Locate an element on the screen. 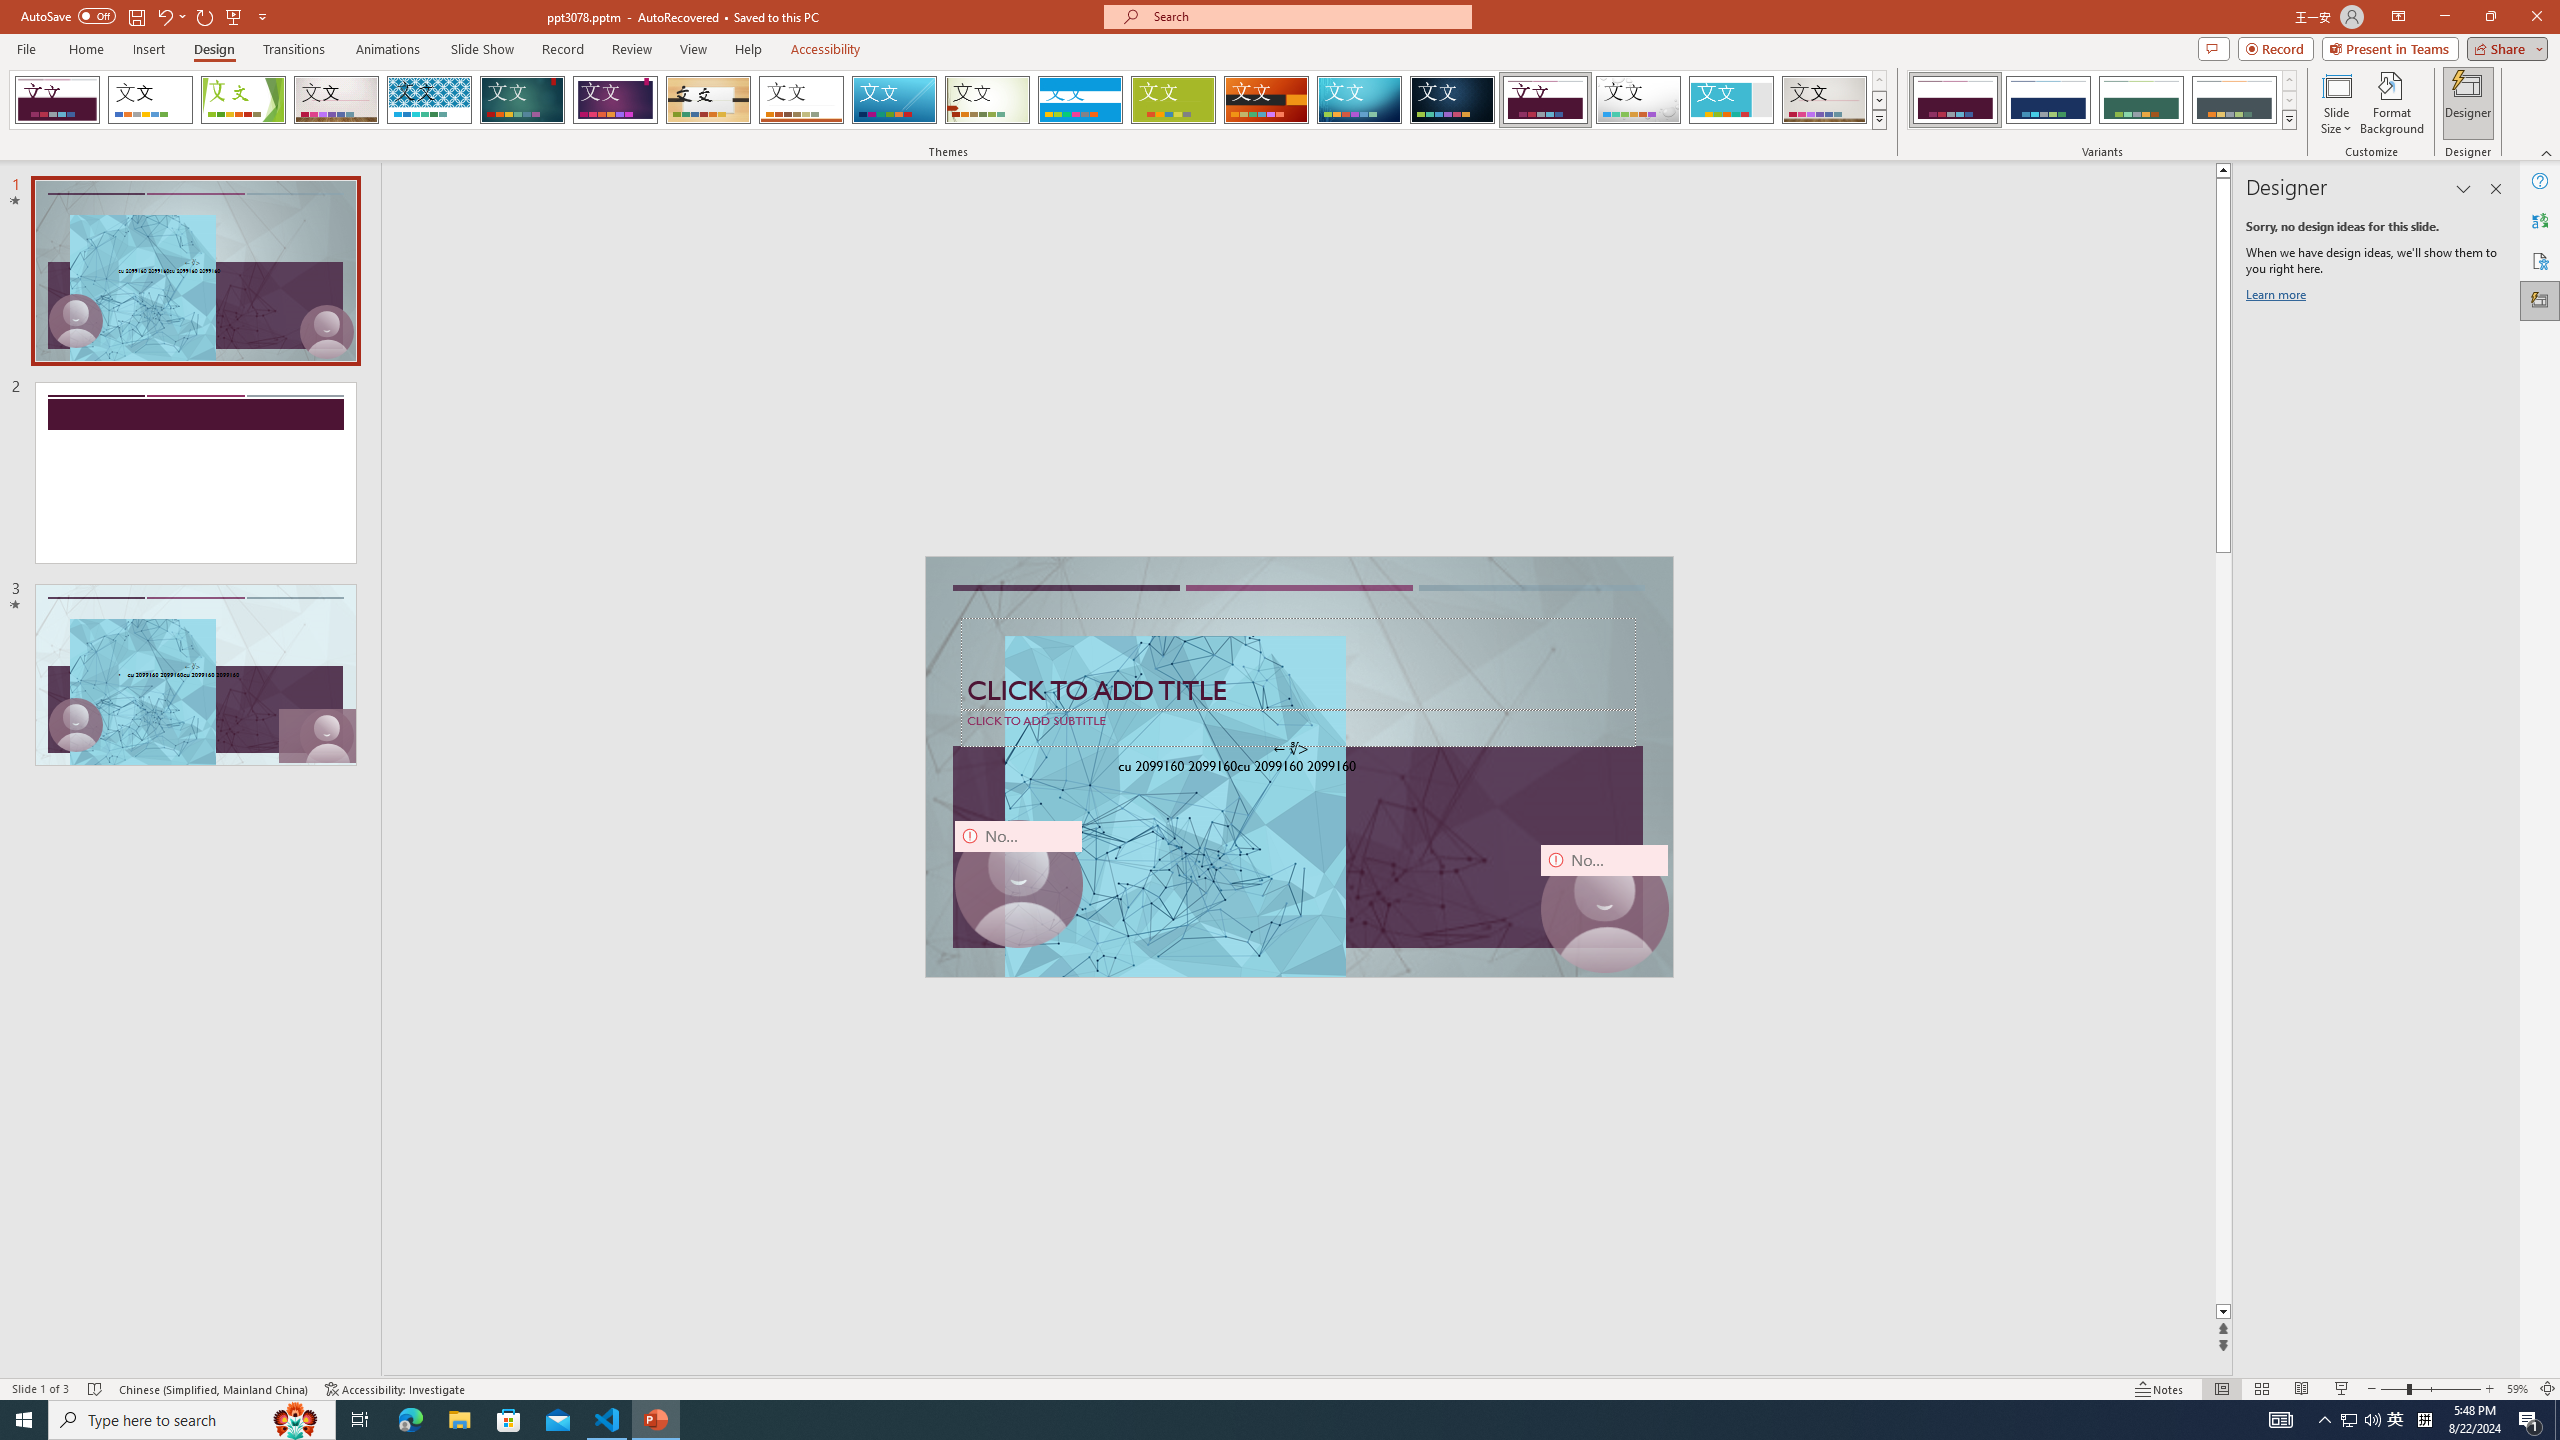 This screenshot has height=1440, width=2560. 'TextBox 61' is located at coordinates (1296, 767).